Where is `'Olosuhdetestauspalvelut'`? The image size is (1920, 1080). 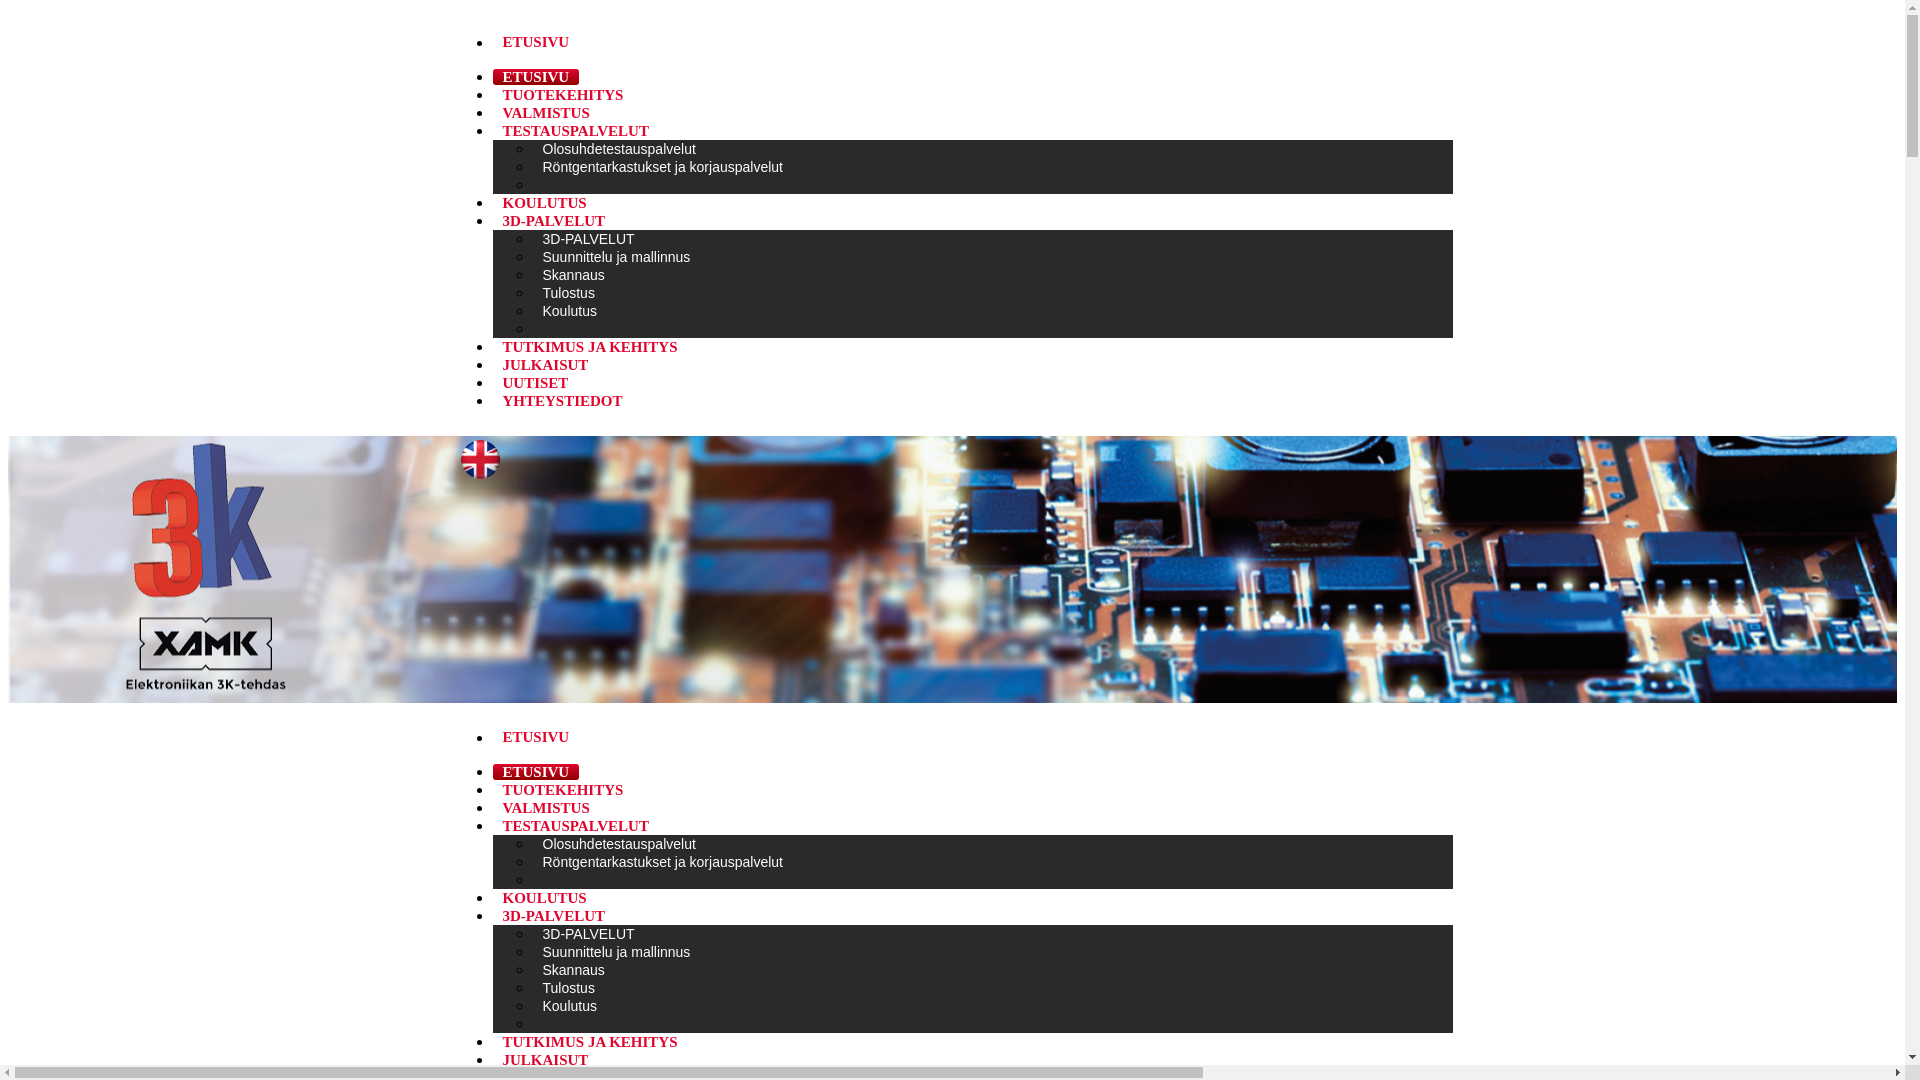
'Olosuhdetestauspalvelut' is located at coordinates (617, 148).